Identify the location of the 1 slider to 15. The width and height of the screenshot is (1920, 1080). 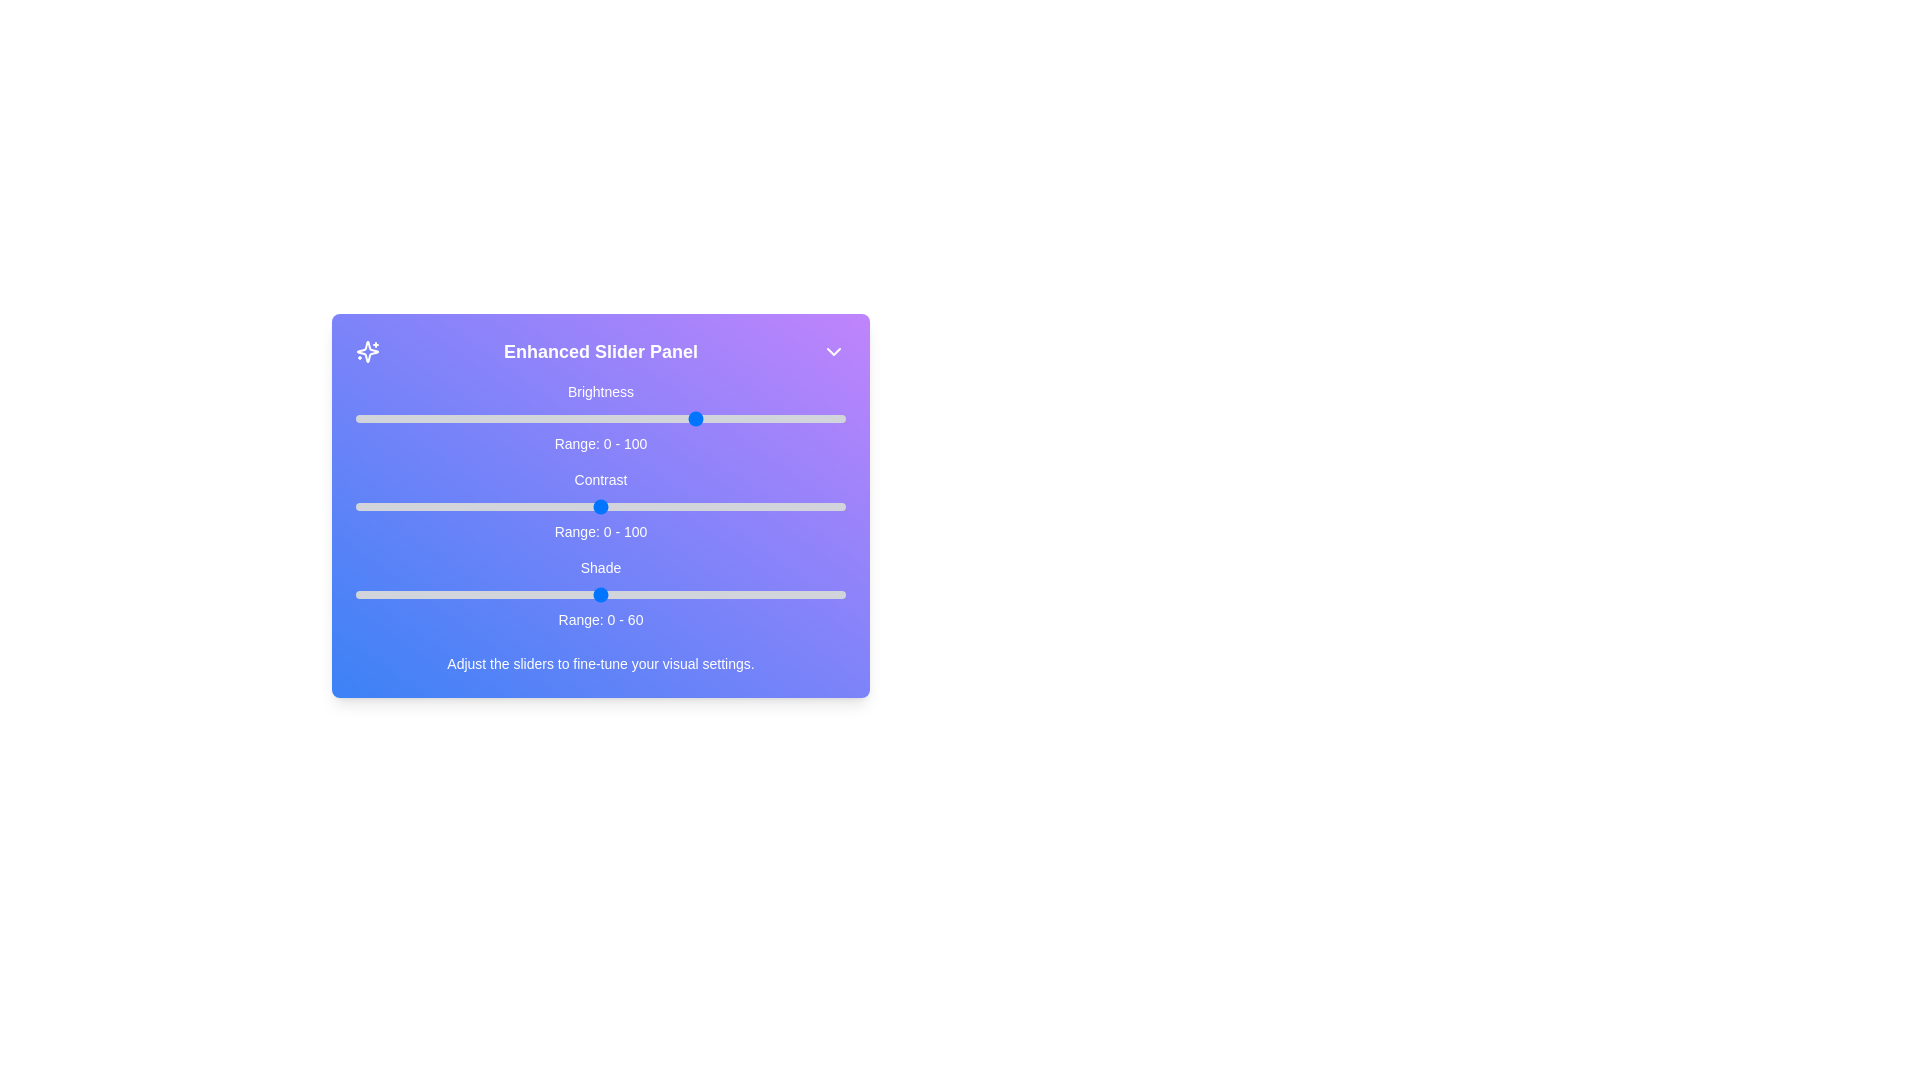
(428, 505).